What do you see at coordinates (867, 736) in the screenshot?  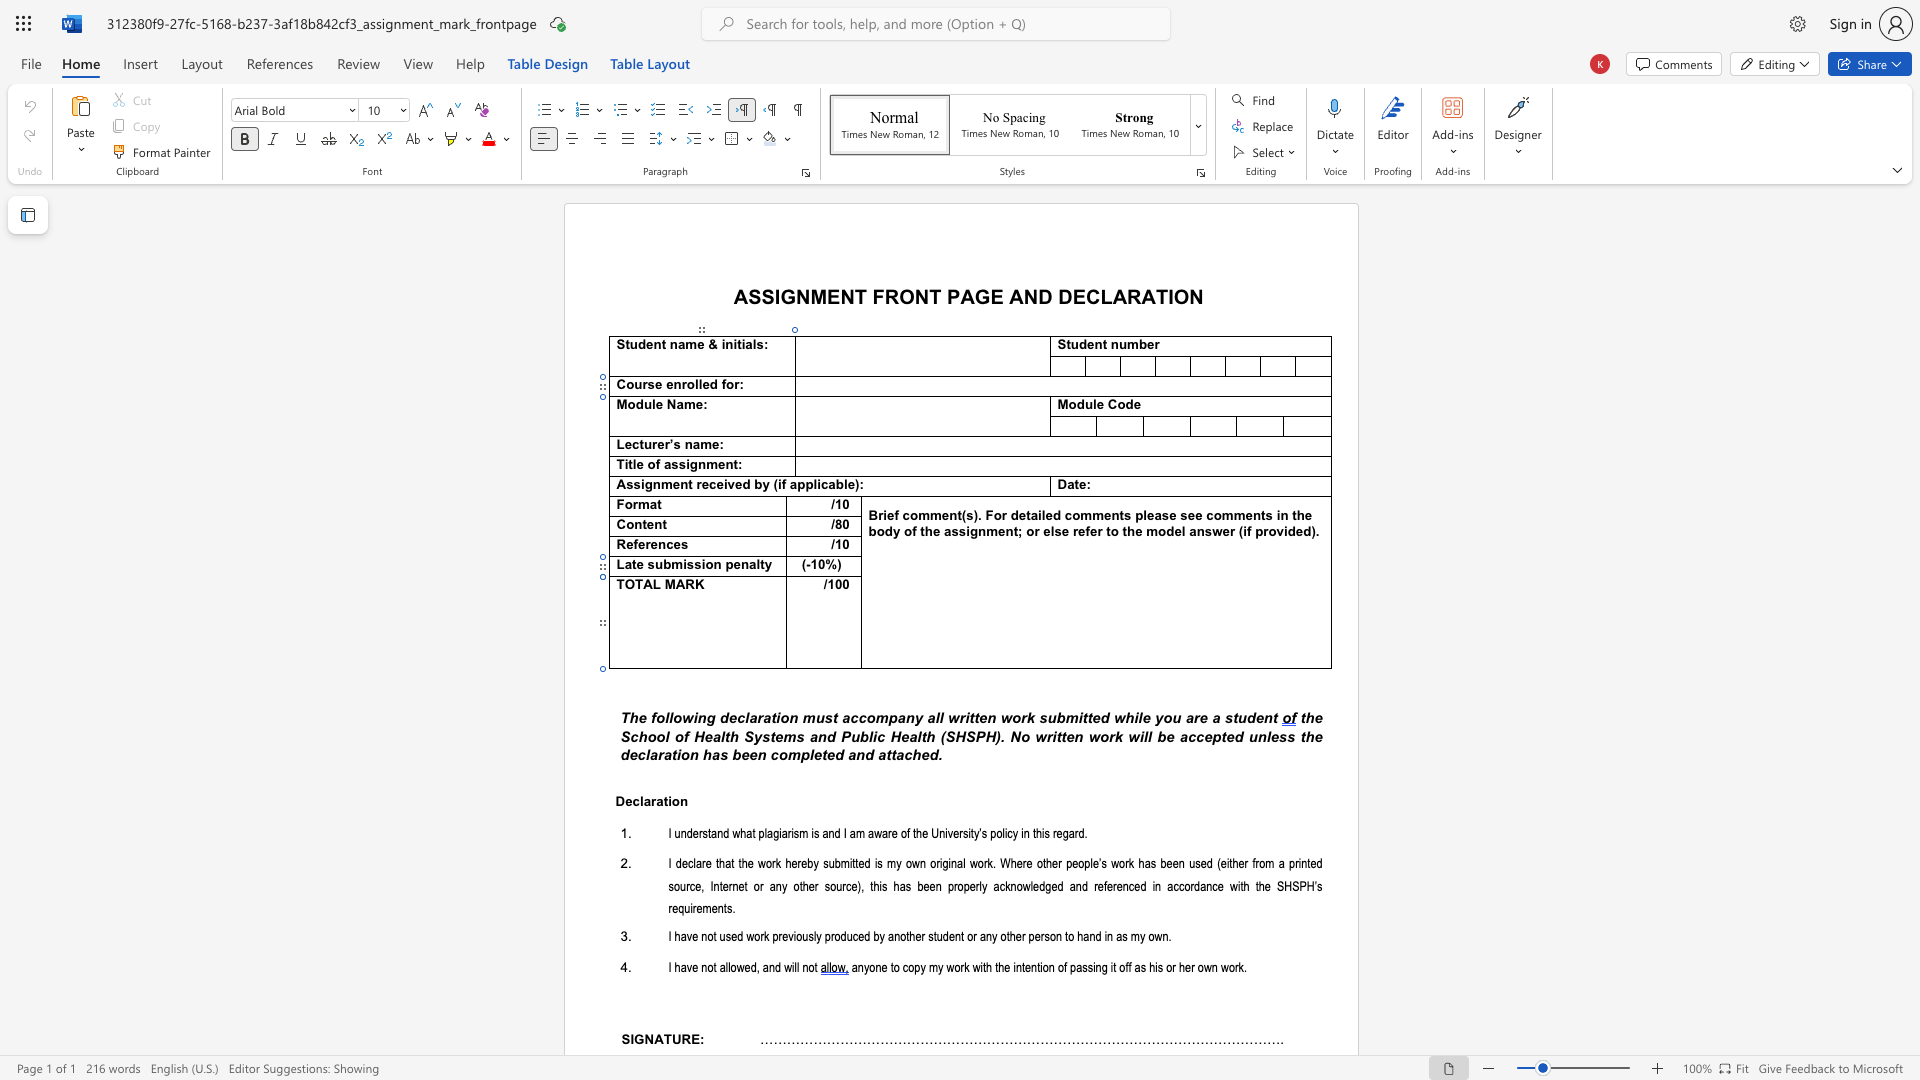 I see `the space between the continuous character "b" and "l" in the text` at bounding box center [867, 736].